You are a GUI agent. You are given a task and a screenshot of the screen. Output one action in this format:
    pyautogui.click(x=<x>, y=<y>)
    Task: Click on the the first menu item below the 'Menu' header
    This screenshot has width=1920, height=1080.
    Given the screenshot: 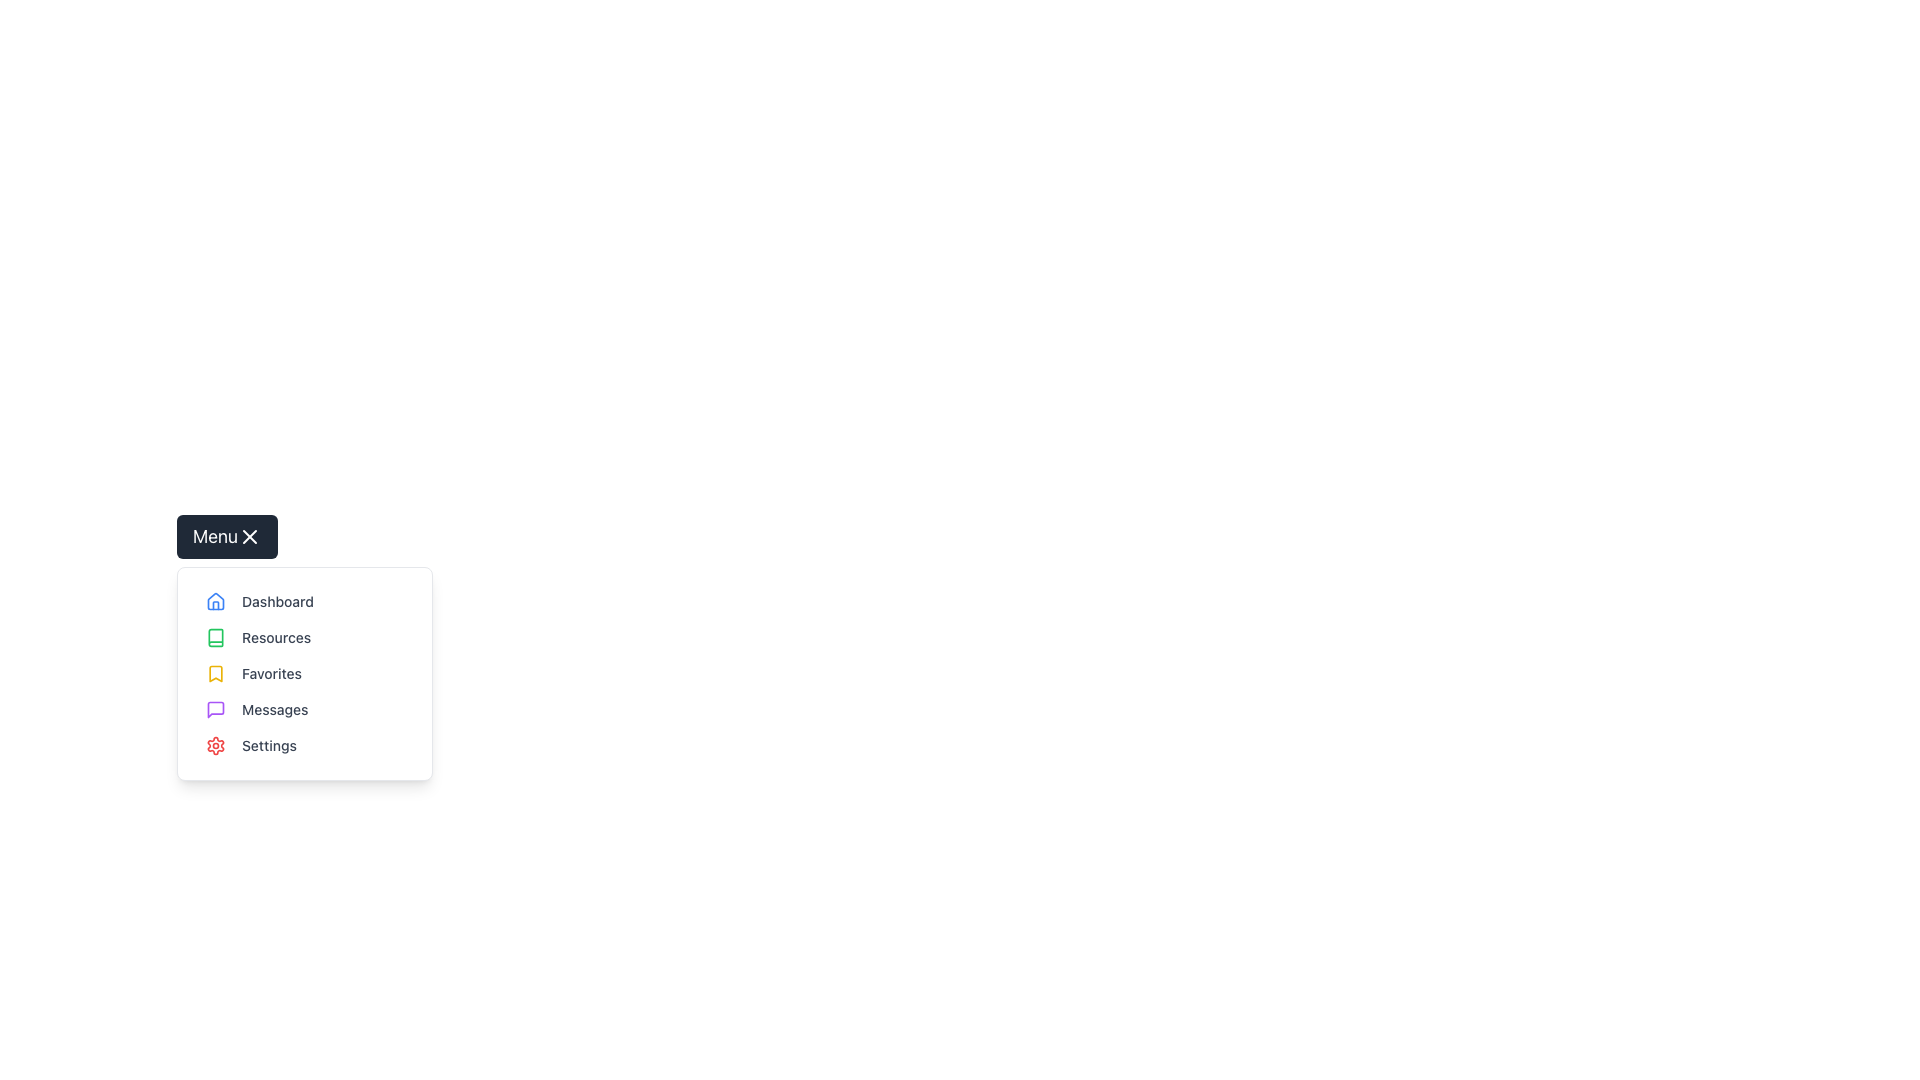 What is the action you would take?
    pyautogui.click(x=304, y=600)
    